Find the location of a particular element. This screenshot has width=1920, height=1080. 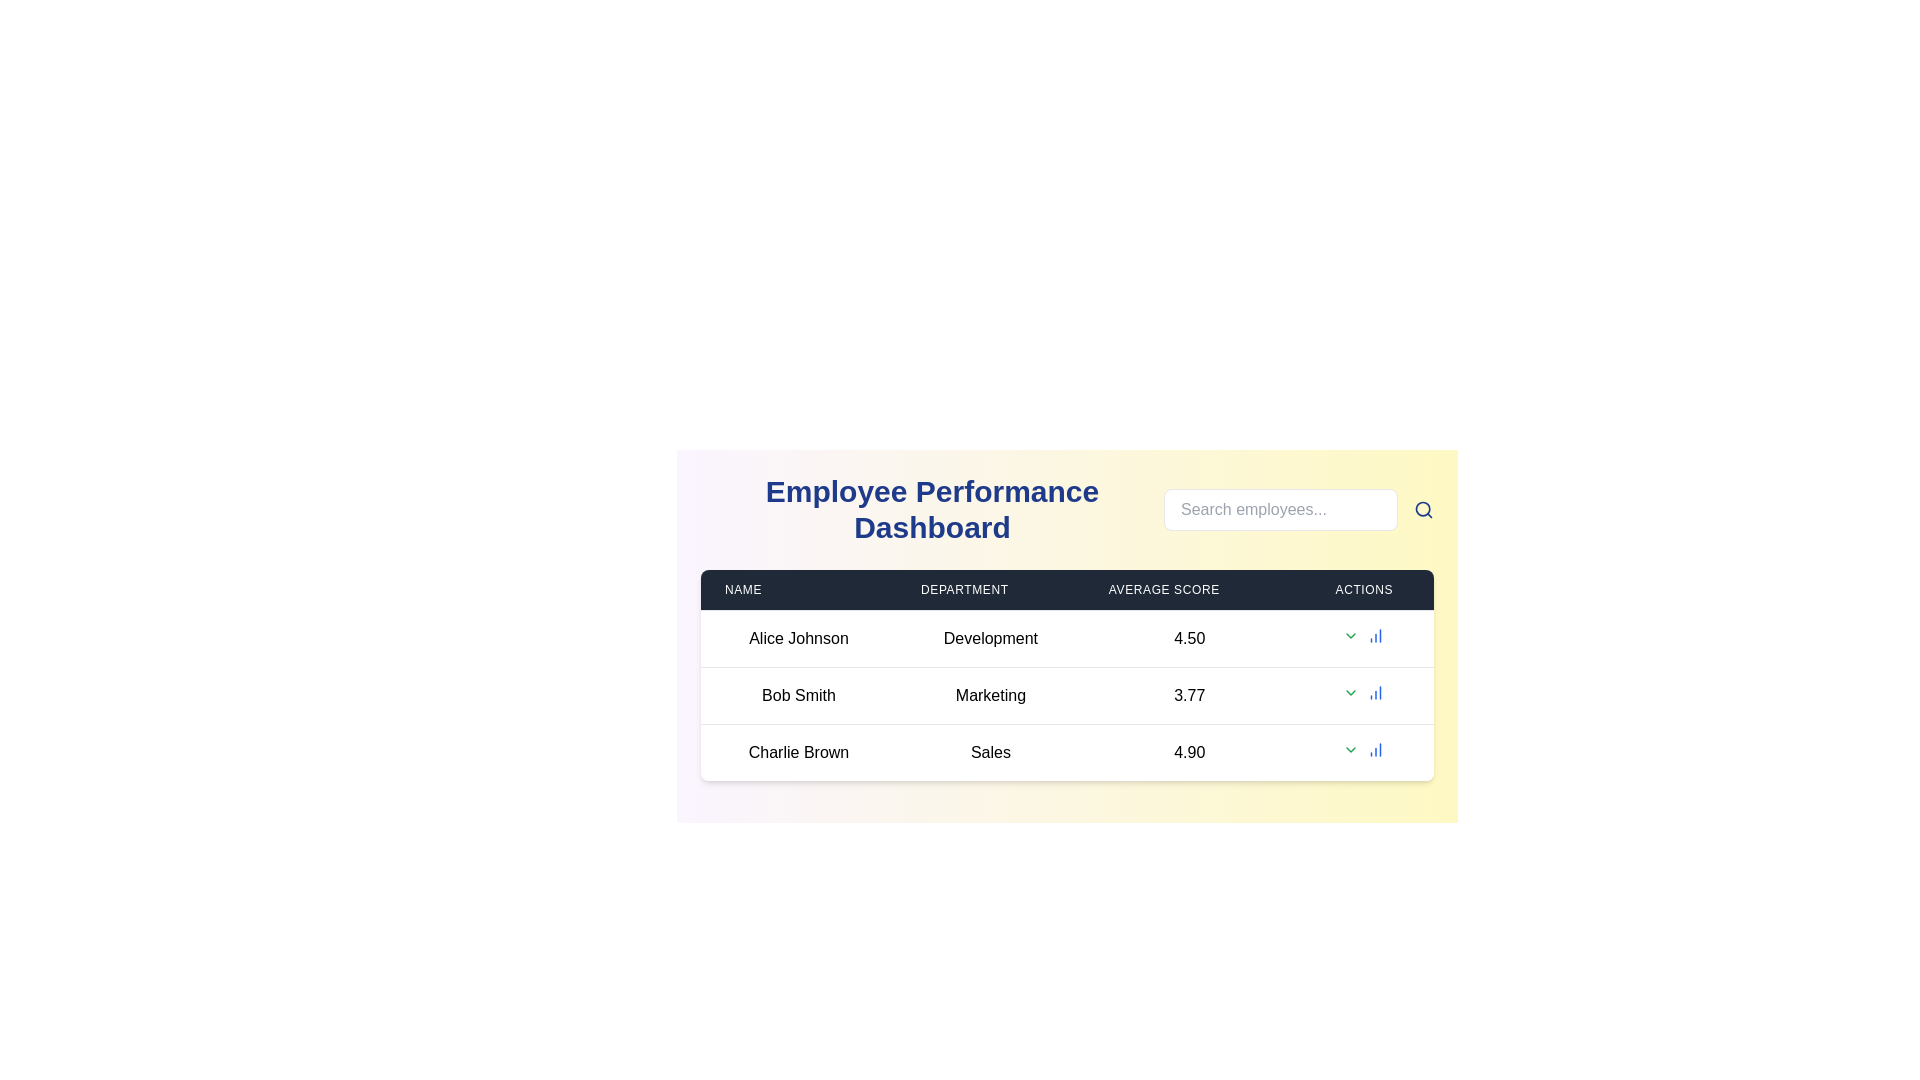

the green chevron-down icon in the second row of the table under the 'Actions' column is located at coordinates (1351, 692).